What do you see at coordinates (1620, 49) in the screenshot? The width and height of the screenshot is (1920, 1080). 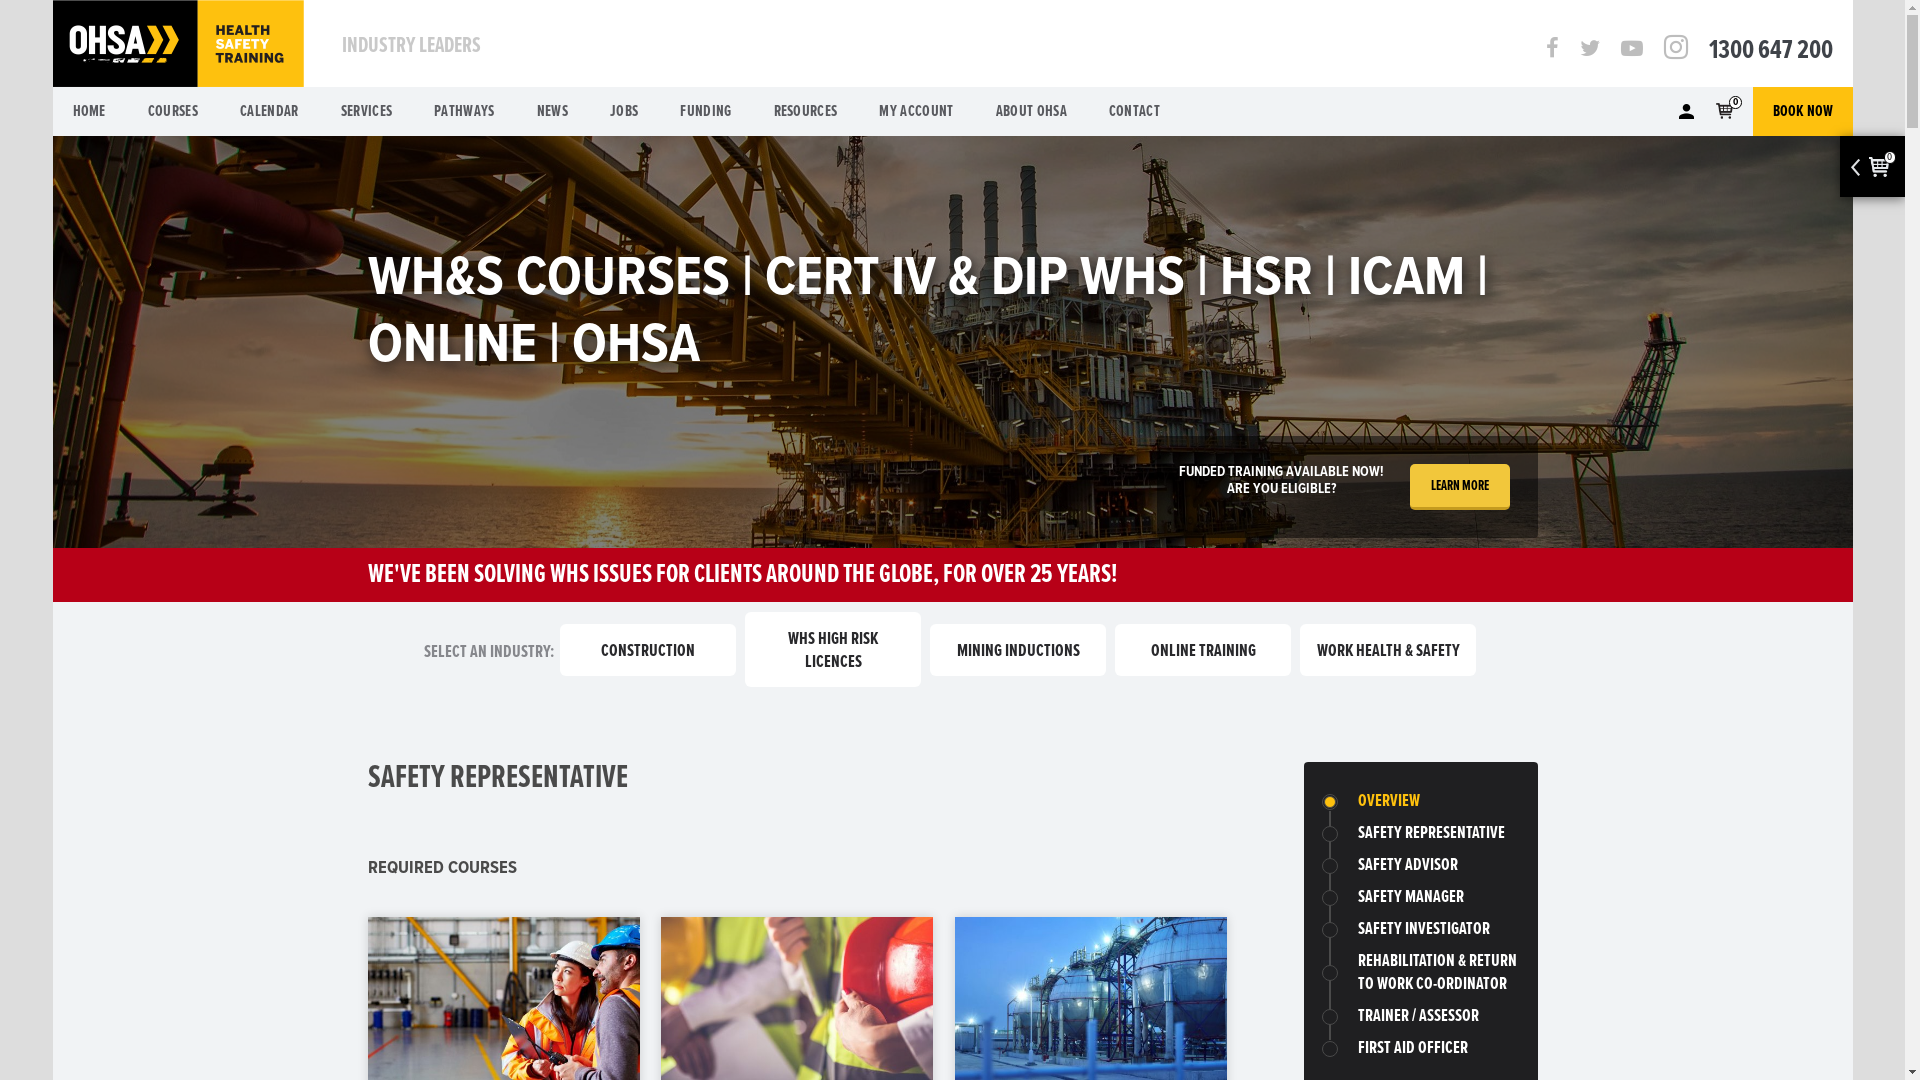 I see `'Youtube'` at bounding box center [1620, 49].